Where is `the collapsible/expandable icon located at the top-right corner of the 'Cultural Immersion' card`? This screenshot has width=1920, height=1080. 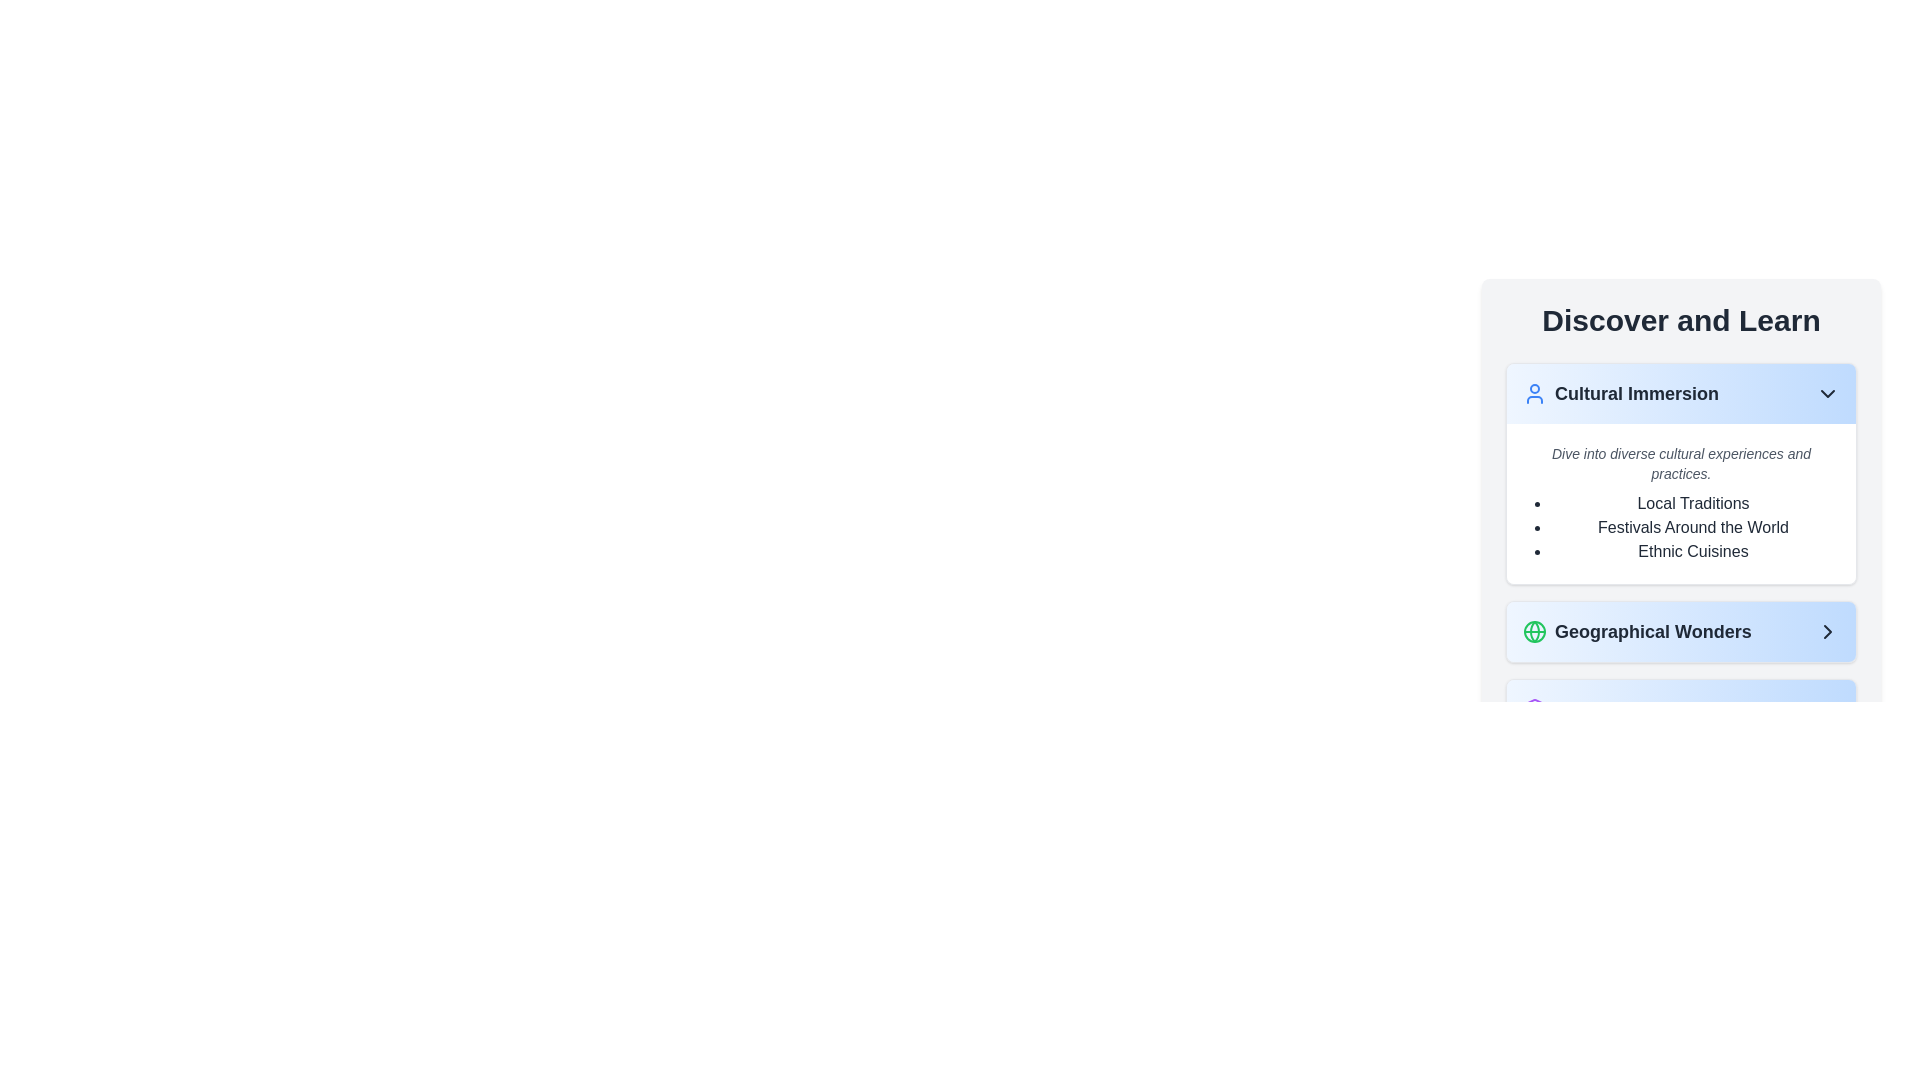 the collapsible/expandable icon located at the top-right corner of the 'Cultural Immersion' card is located at coordinates (1828, 393).